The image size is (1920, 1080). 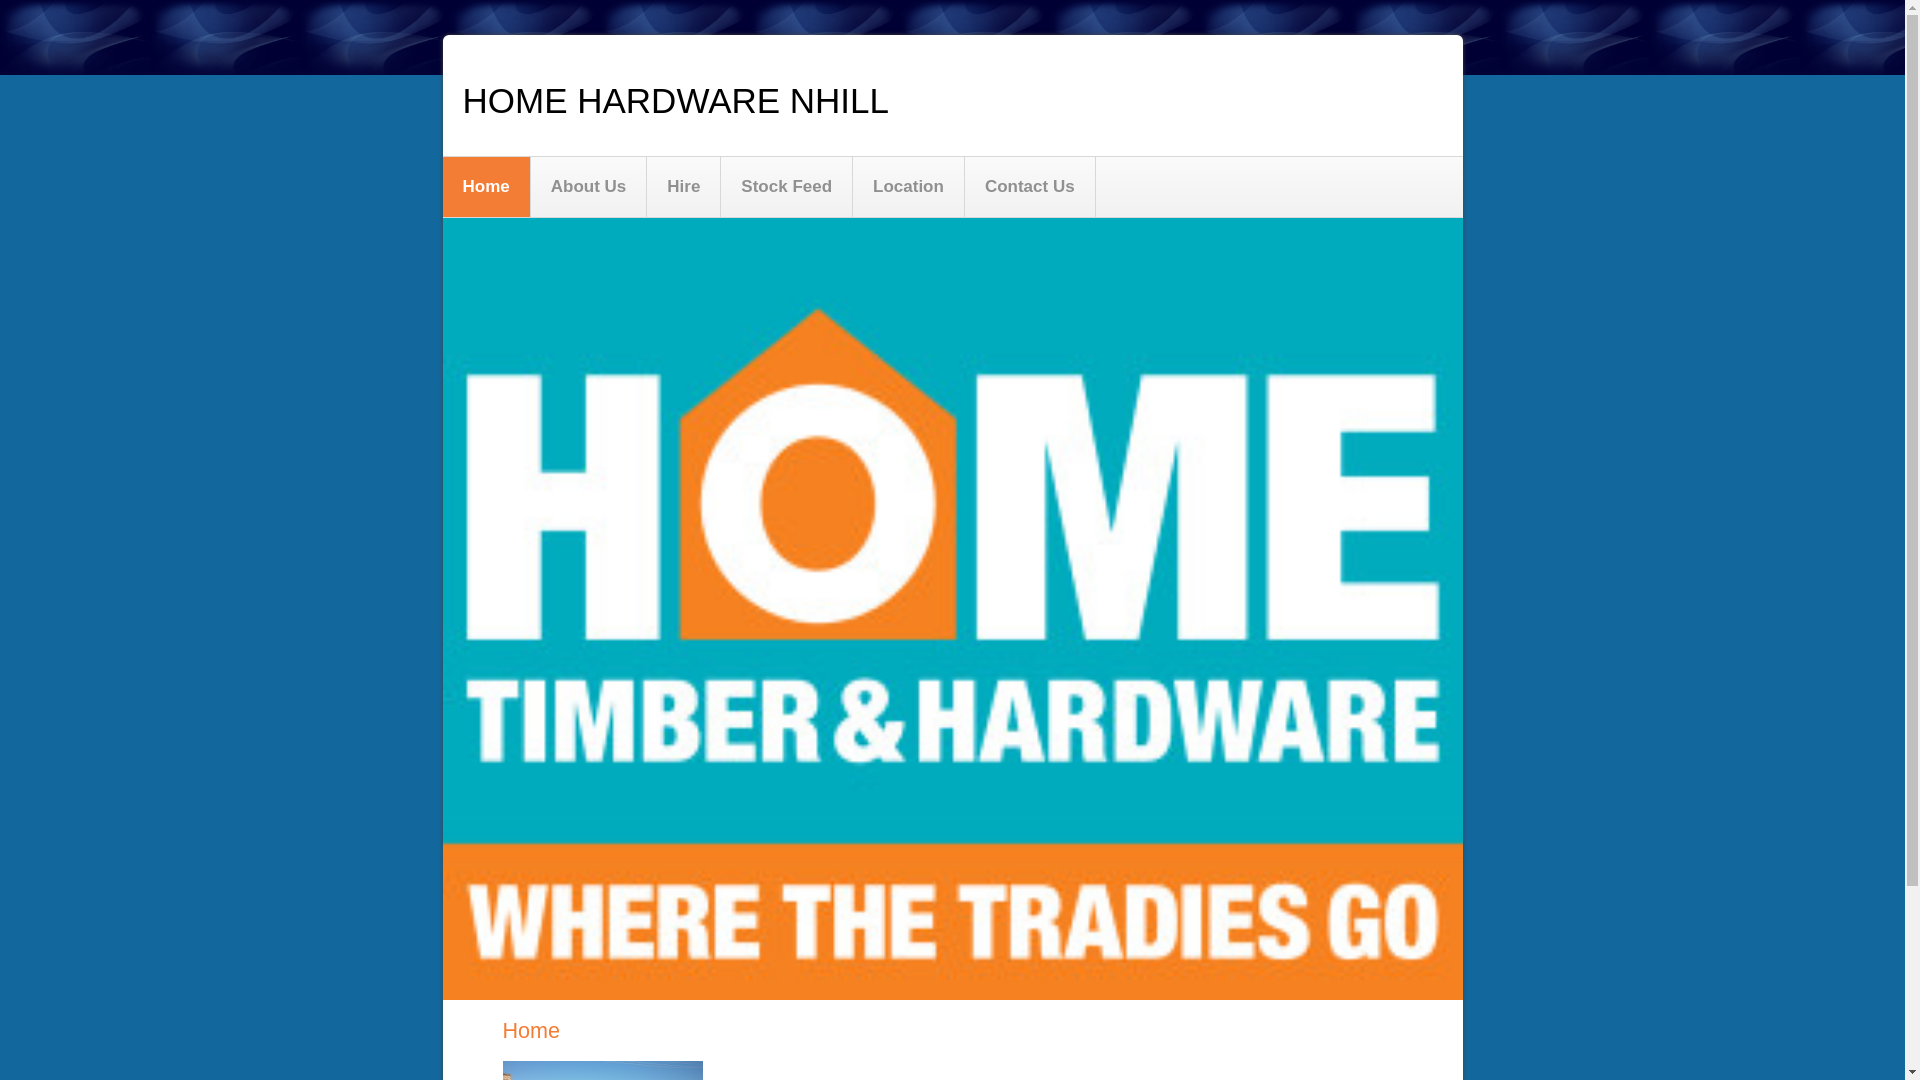 I want to click on 'About Us', so click(x=531, y=186).